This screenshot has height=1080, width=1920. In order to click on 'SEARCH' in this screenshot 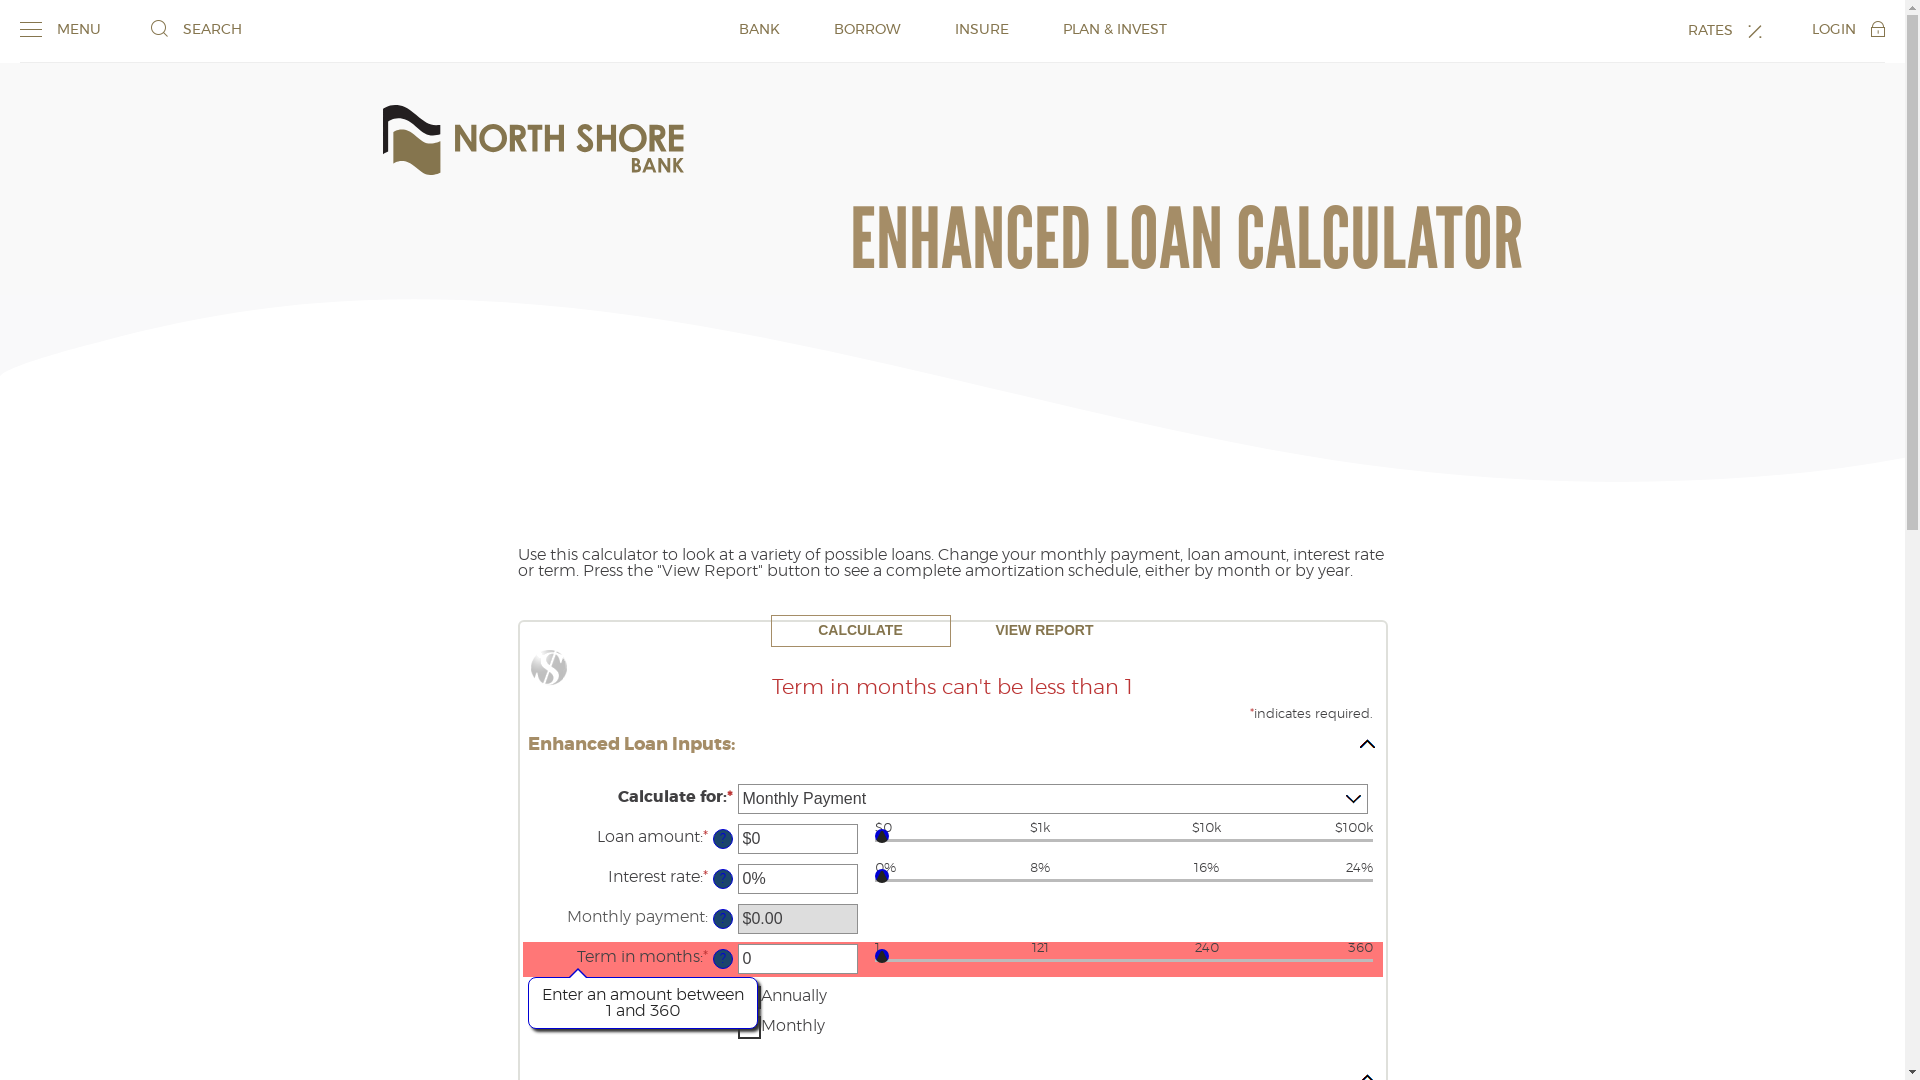, I will do `click(196, 29)`.